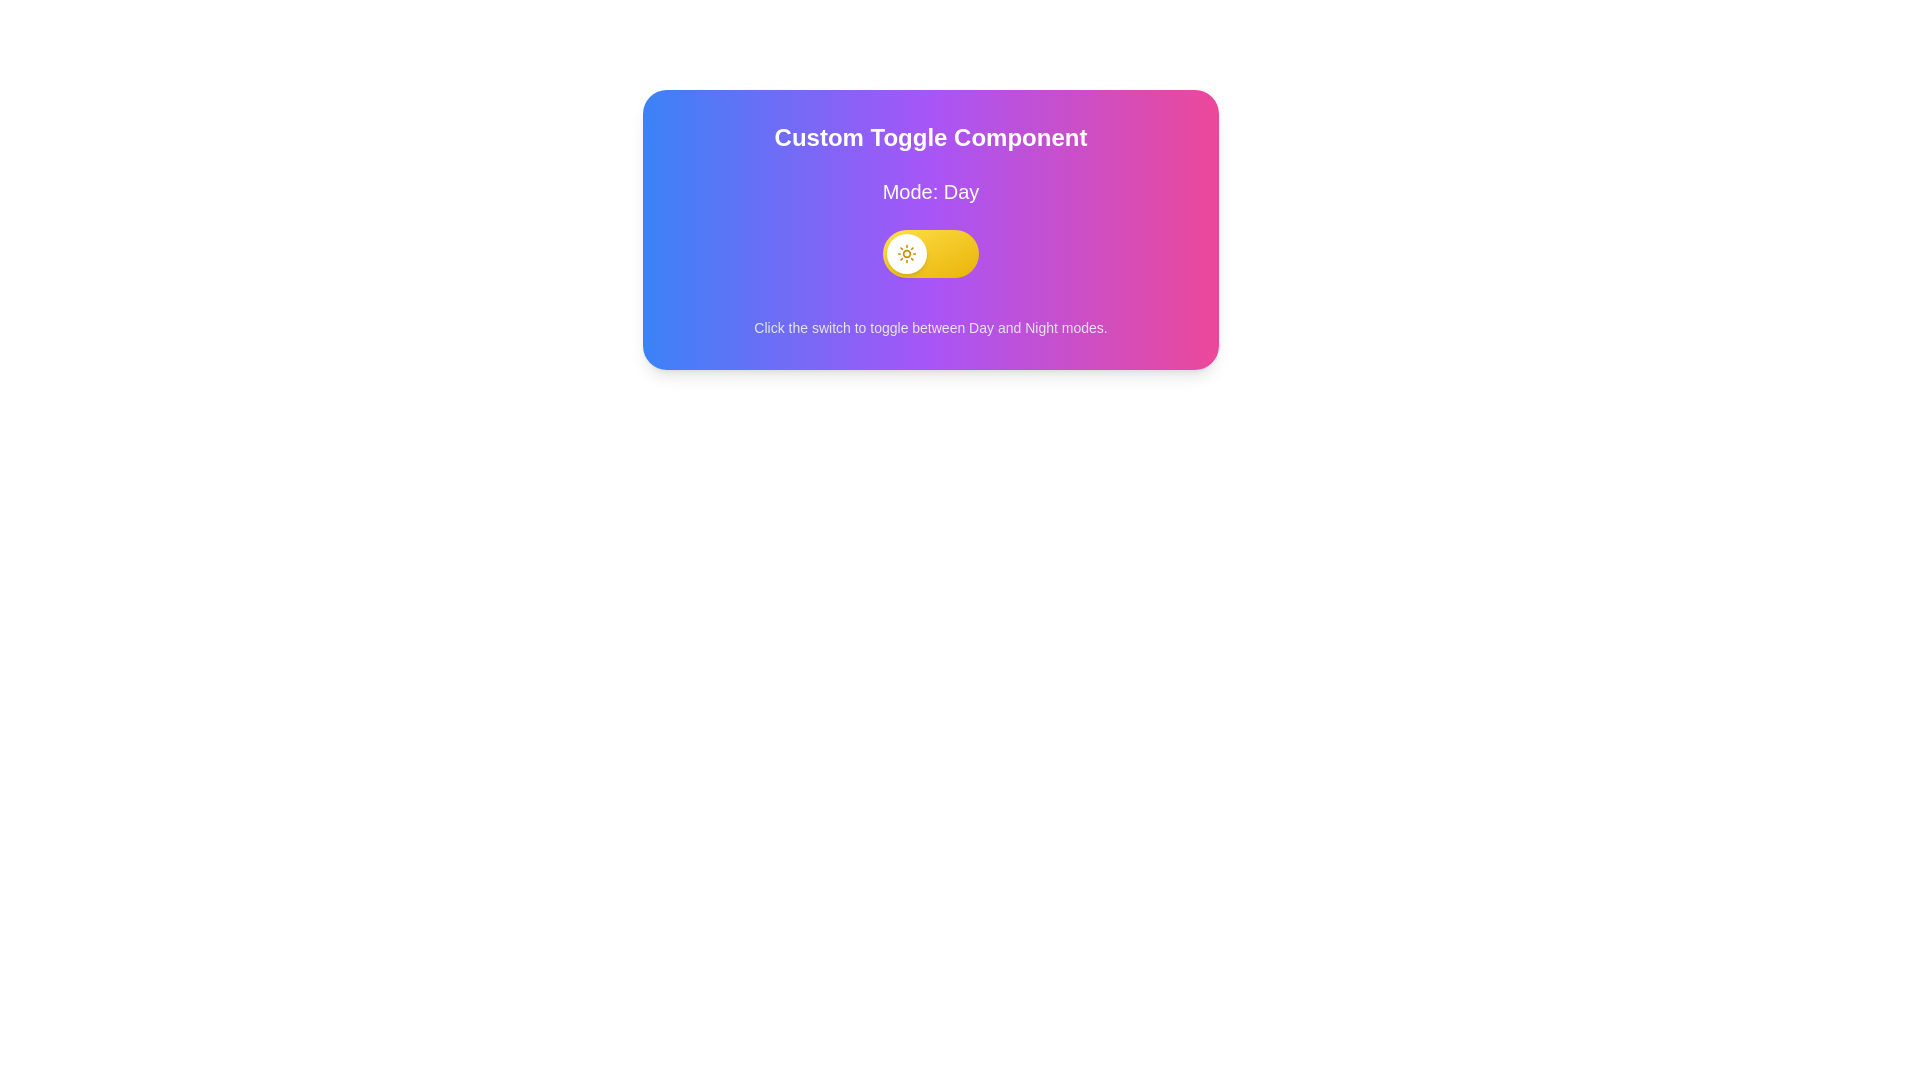  Describe the element at coordinates (906, 253) in the screenshot. I see `the sun-like icon in the center of the circular button` at that location.